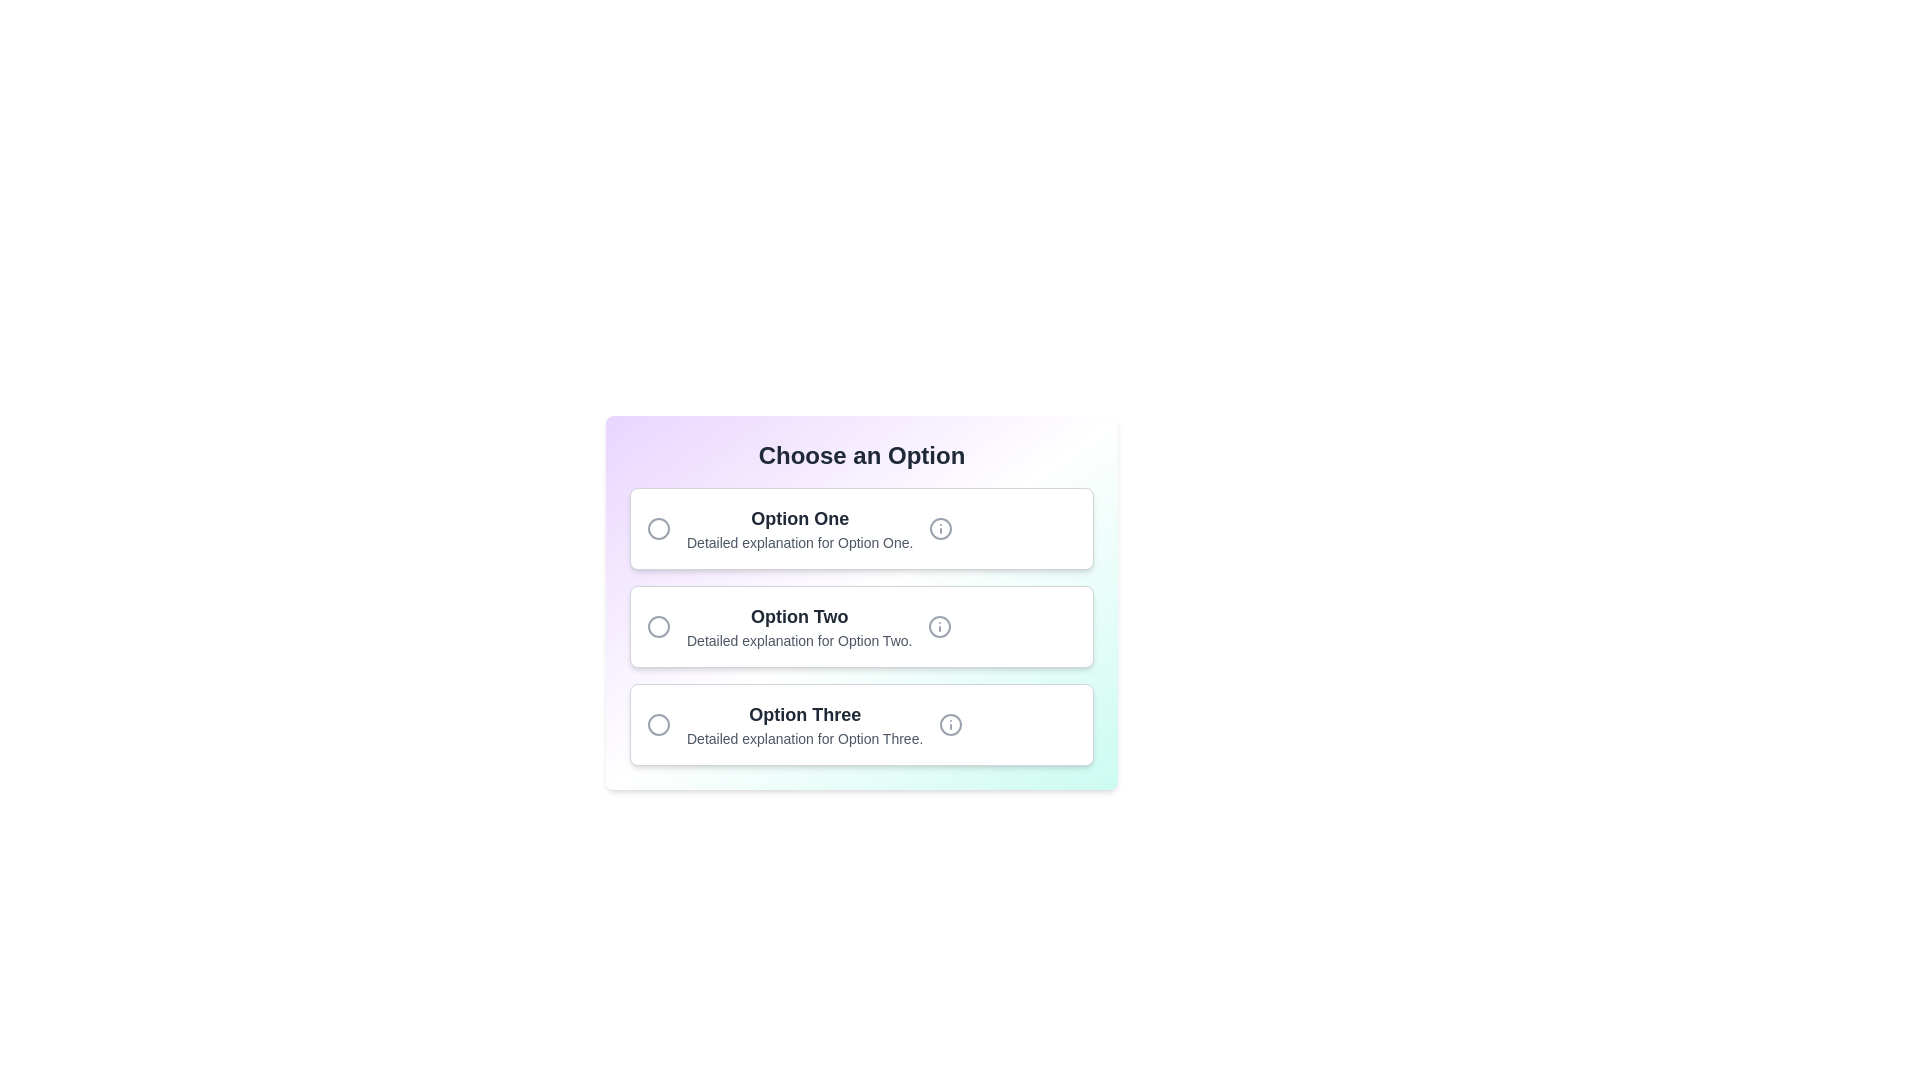 This screenshot has width=1920, height=1080. What do you see at coordinates (658, 626) in the screenshot?
I see `the circular outline radio button in the second option row labeled 'Option Two'` at bounding box center [658, 626].